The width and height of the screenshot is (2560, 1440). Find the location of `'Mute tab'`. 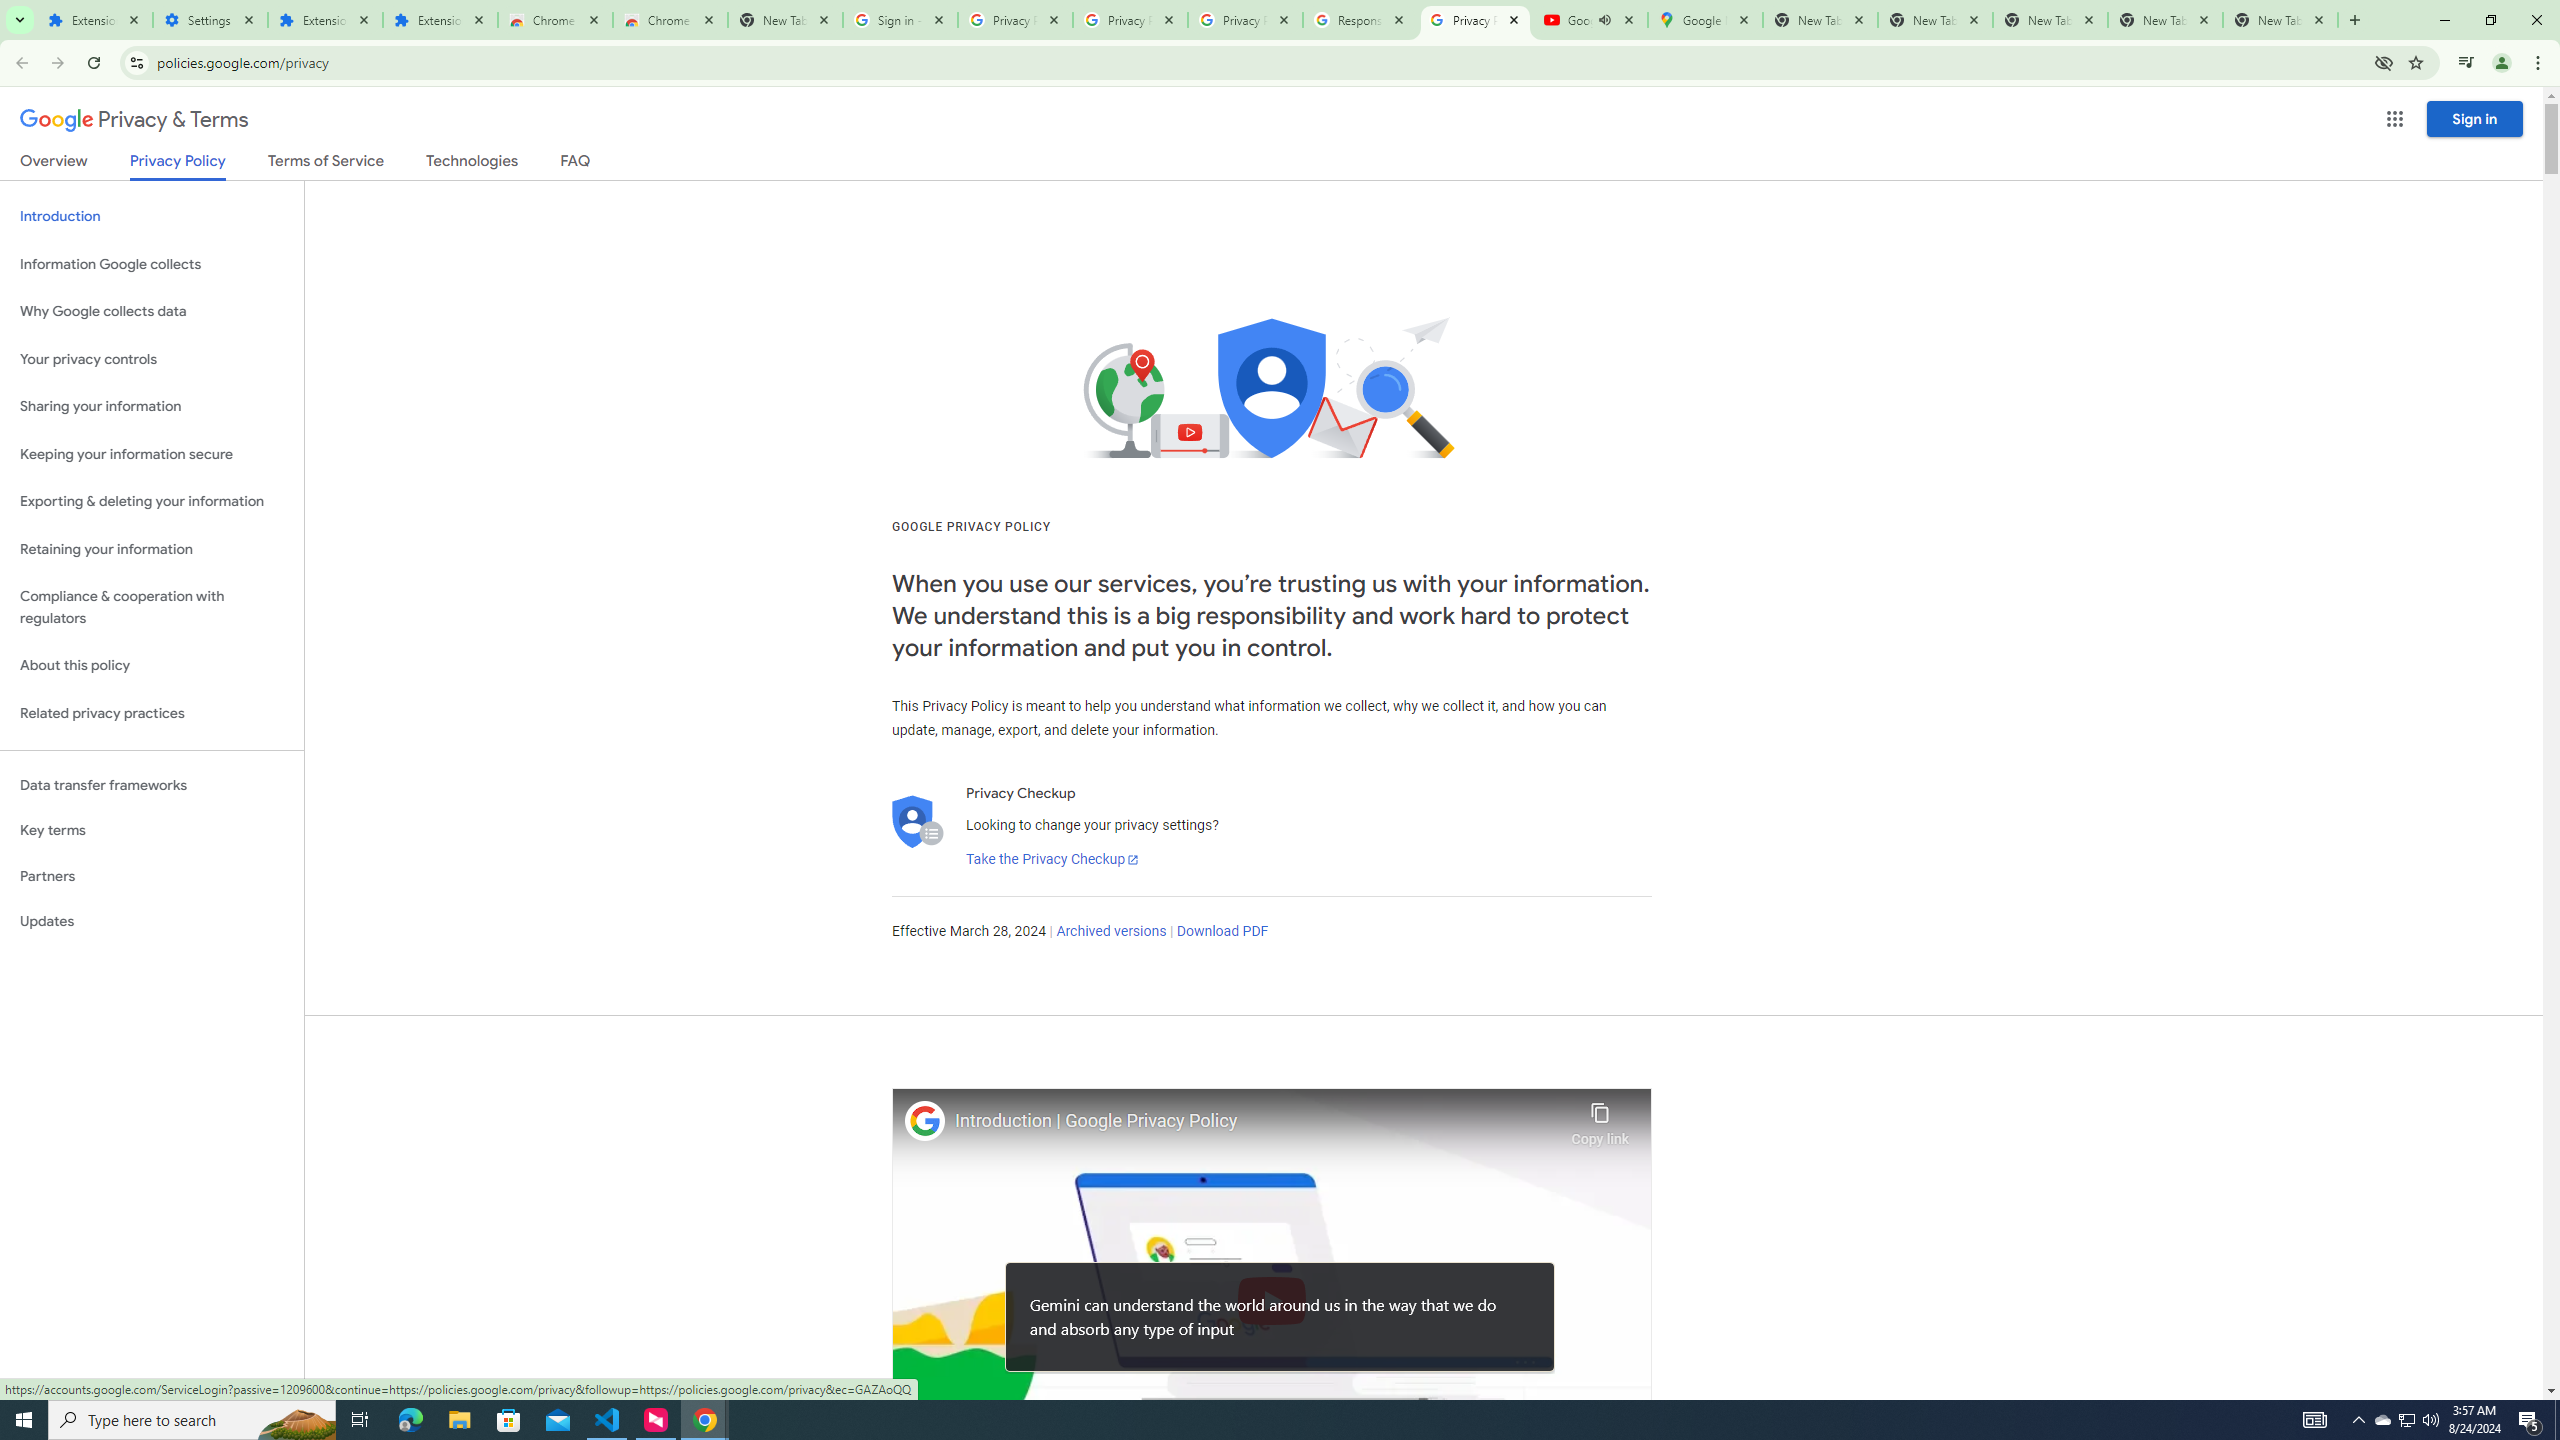

'Mute tab' is located at coordinates (1605, 19).